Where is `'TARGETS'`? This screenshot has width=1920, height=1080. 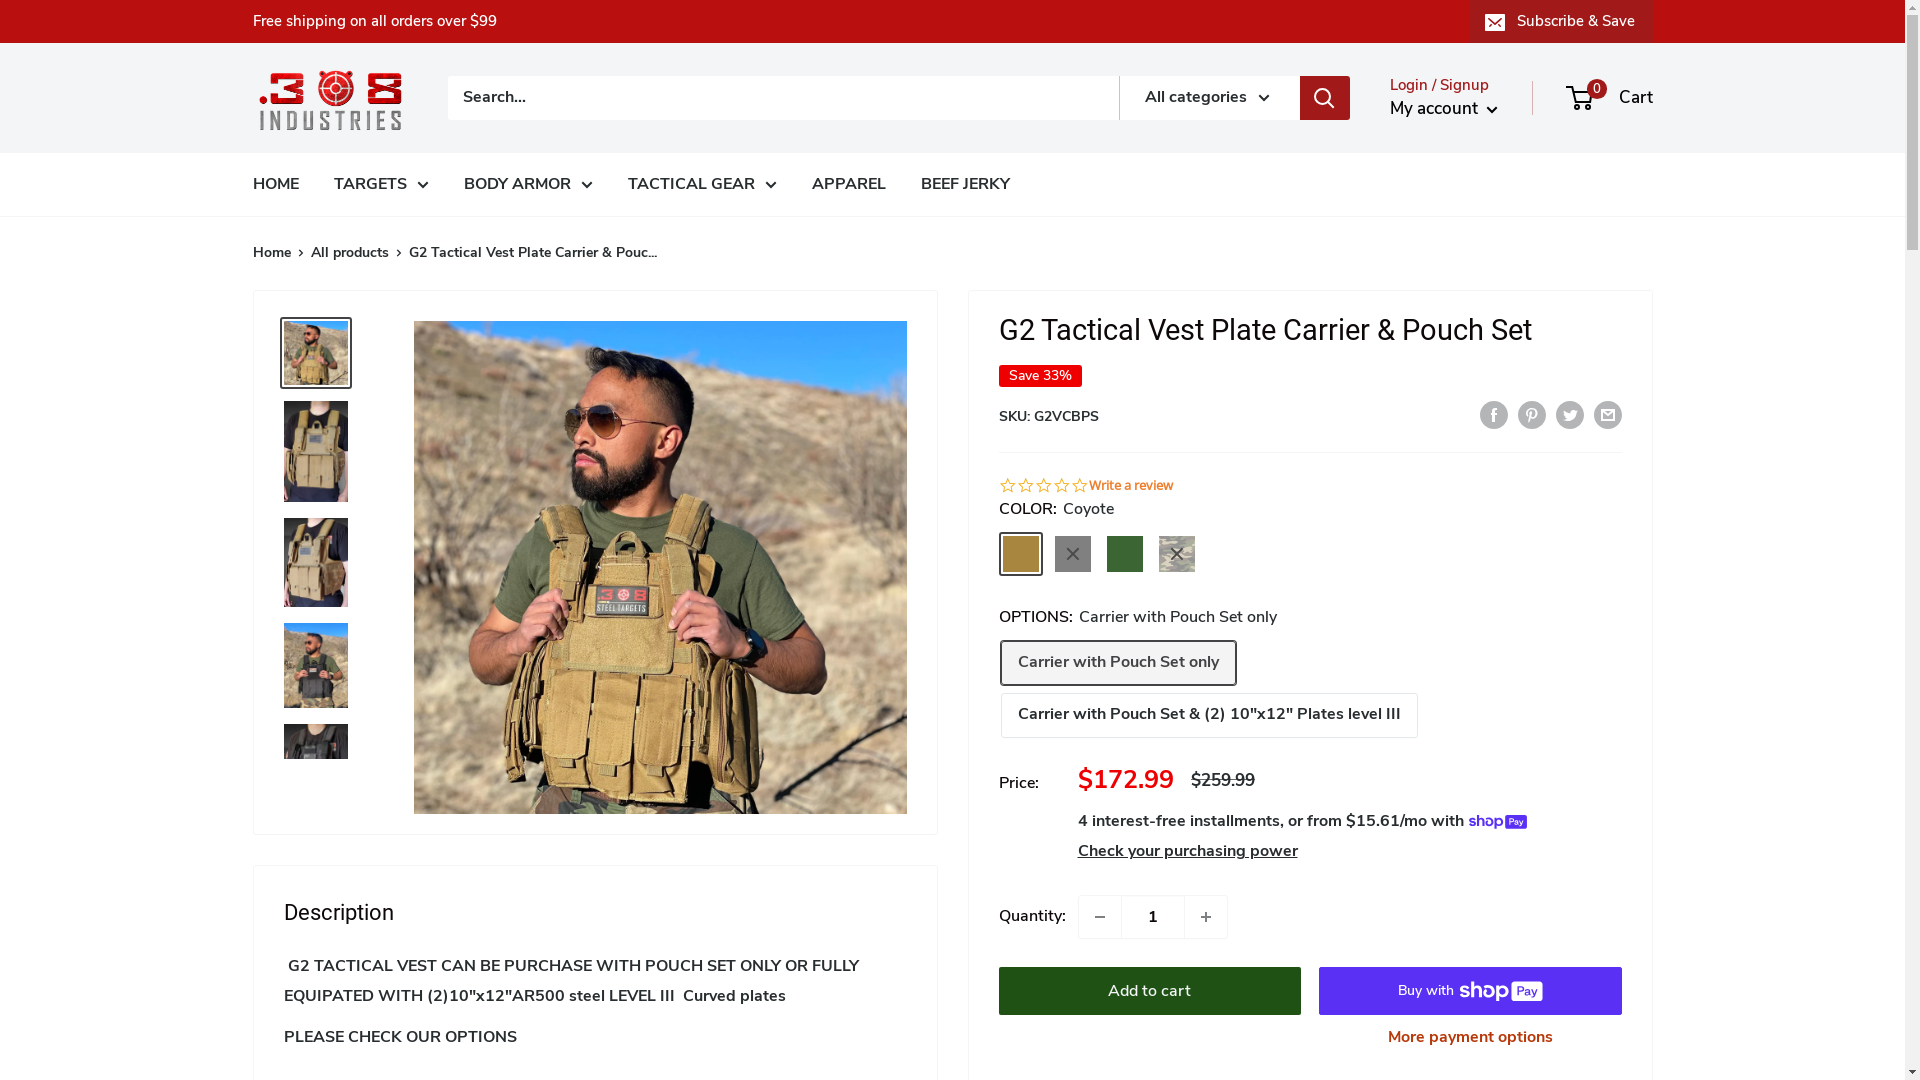 'TARGETS' is located at coordinates (381, 185).